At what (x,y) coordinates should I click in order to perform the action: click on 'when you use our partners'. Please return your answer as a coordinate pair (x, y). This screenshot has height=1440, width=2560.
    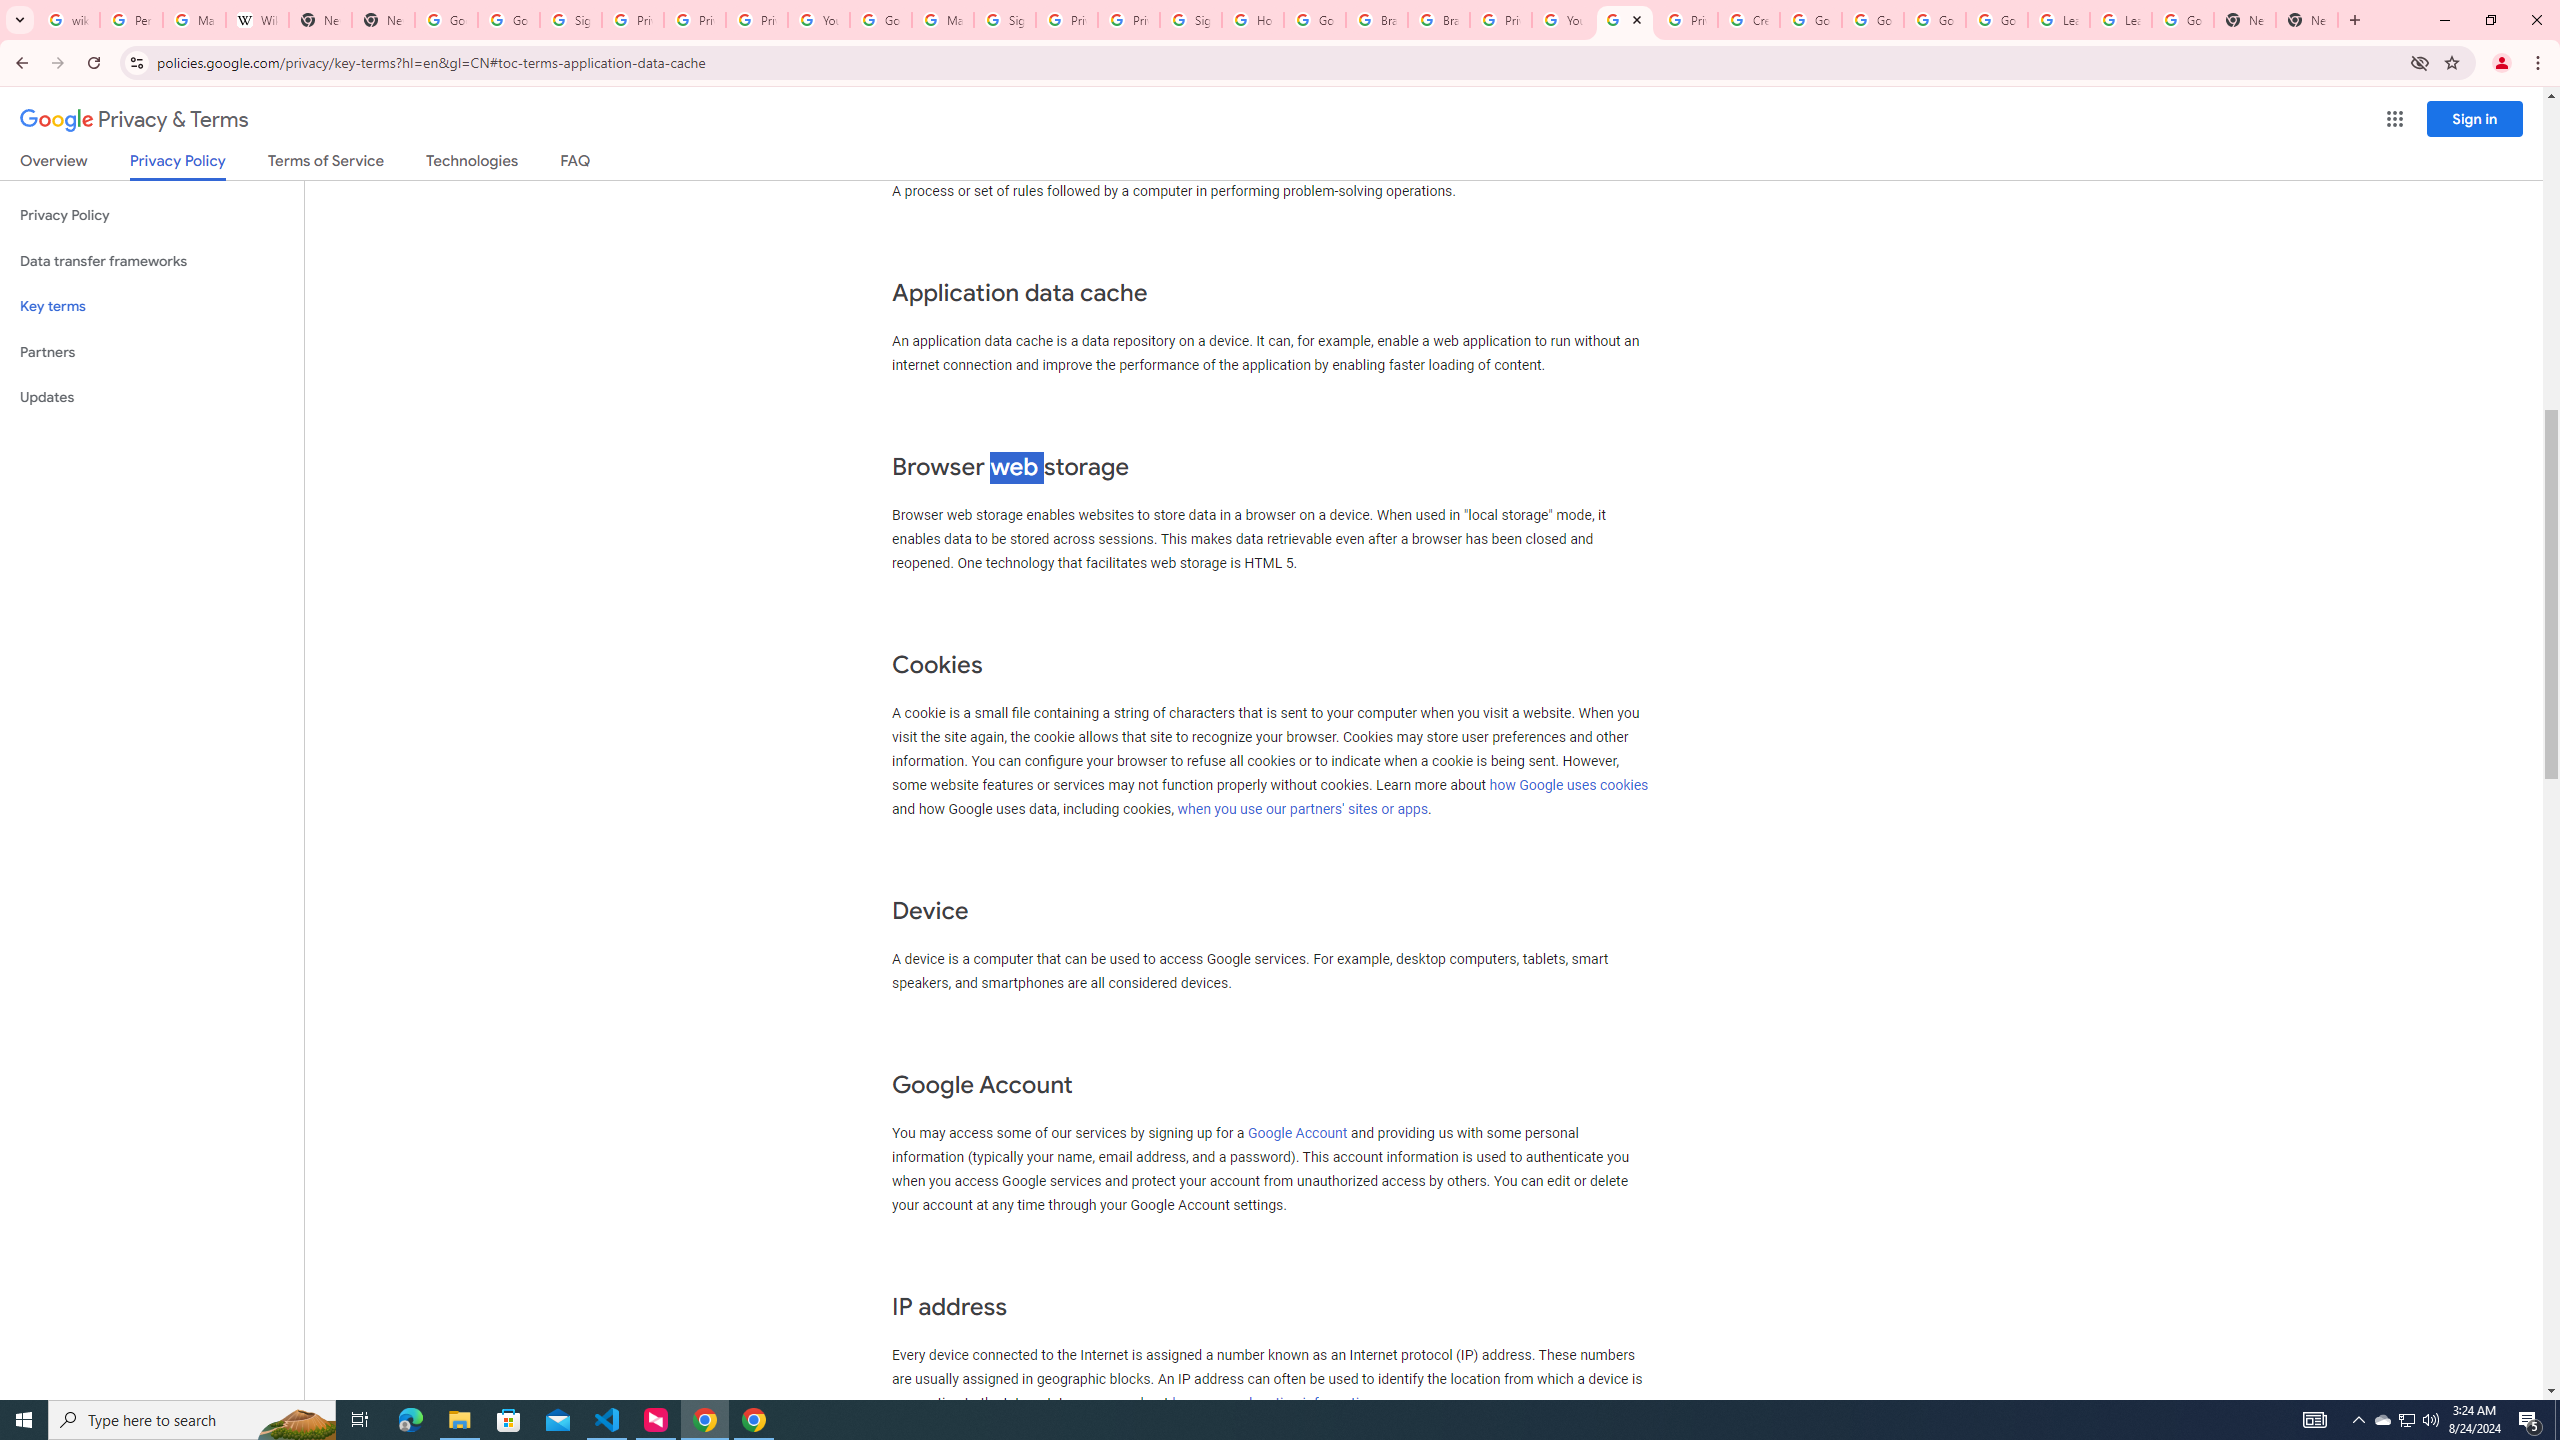
    Looking at the image, I should click on (1303, 808).